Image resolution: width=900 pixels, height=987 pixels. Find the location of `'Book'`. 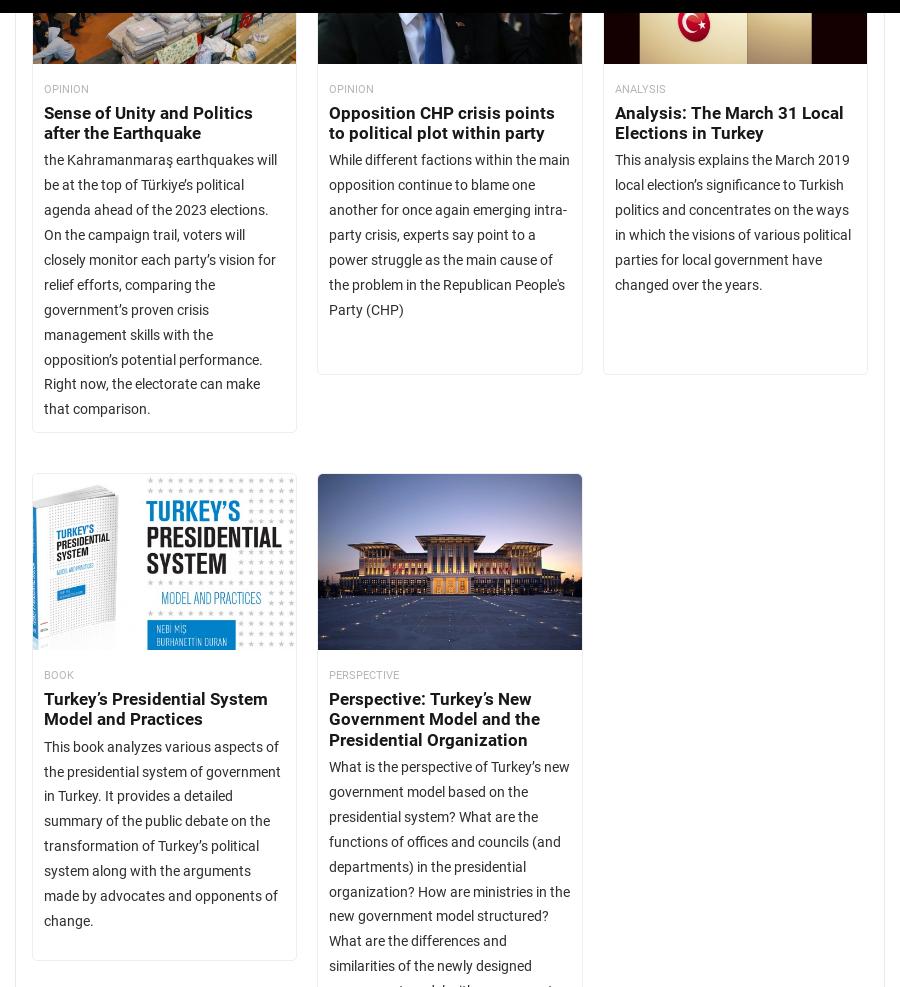

'Book' is located at coordinates (58, 674).